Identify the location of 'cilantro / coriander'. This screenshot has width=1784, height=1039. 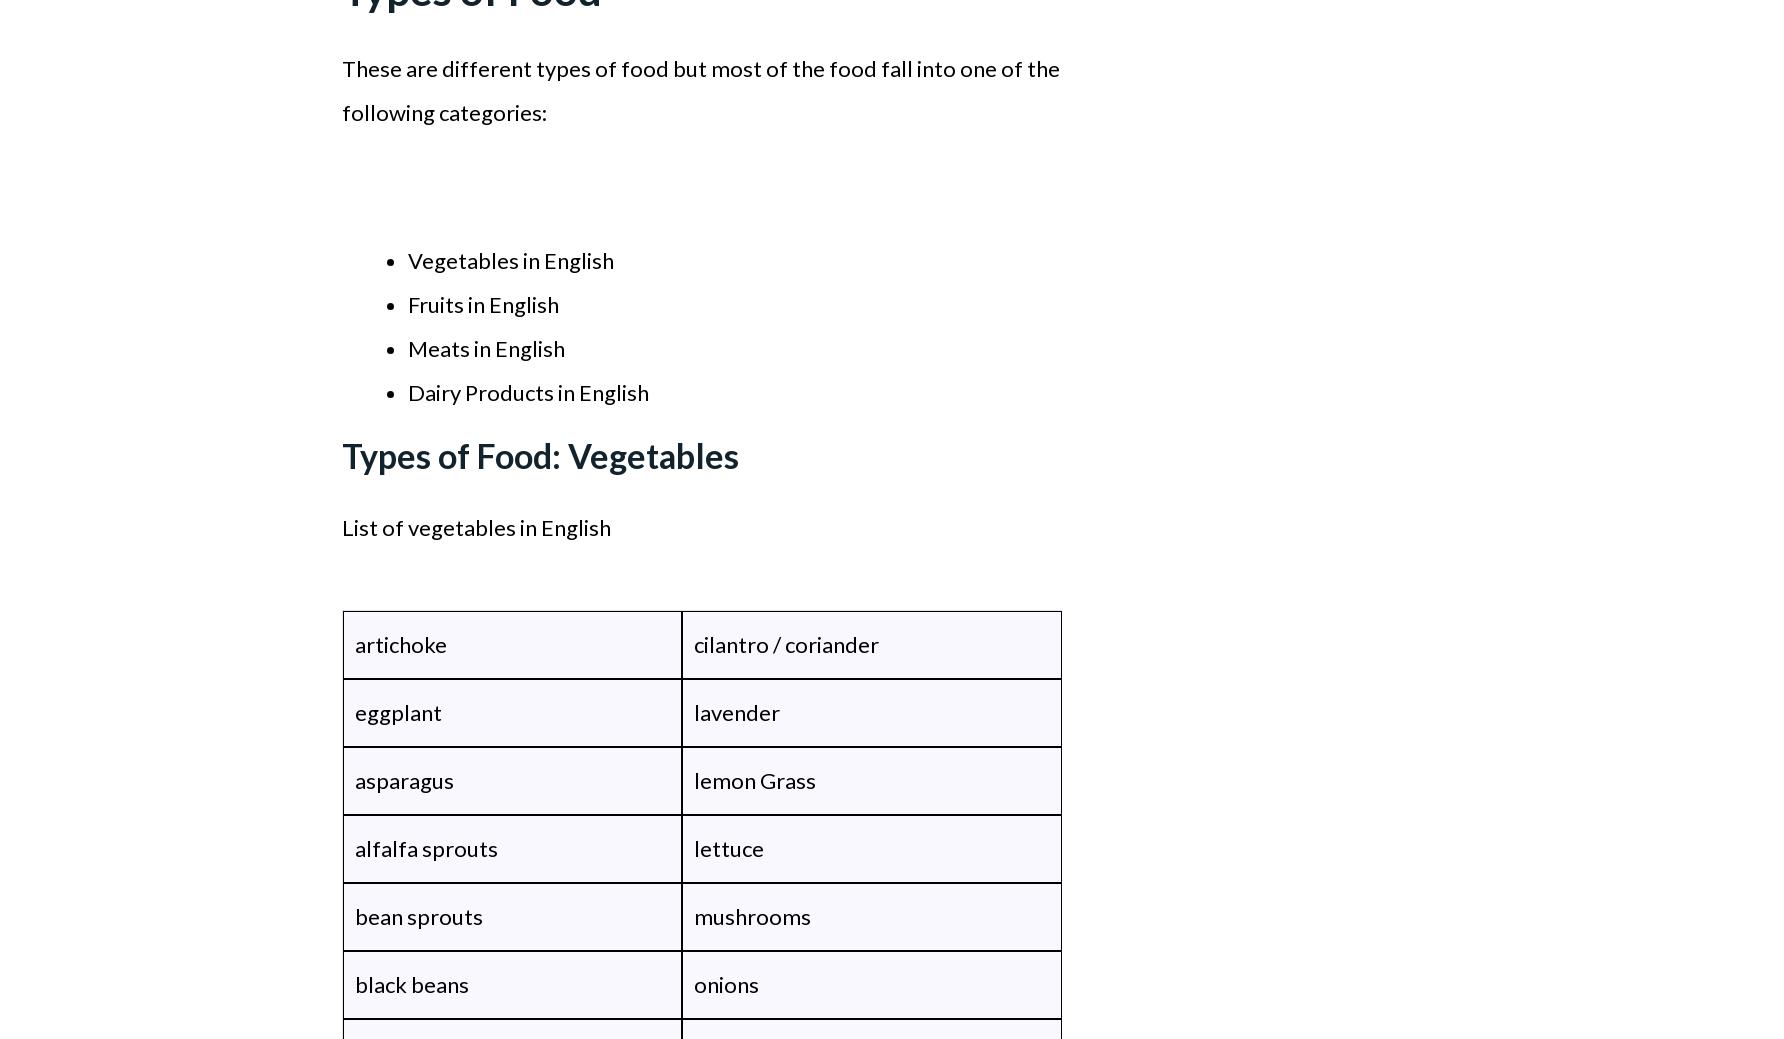
(784, 644).